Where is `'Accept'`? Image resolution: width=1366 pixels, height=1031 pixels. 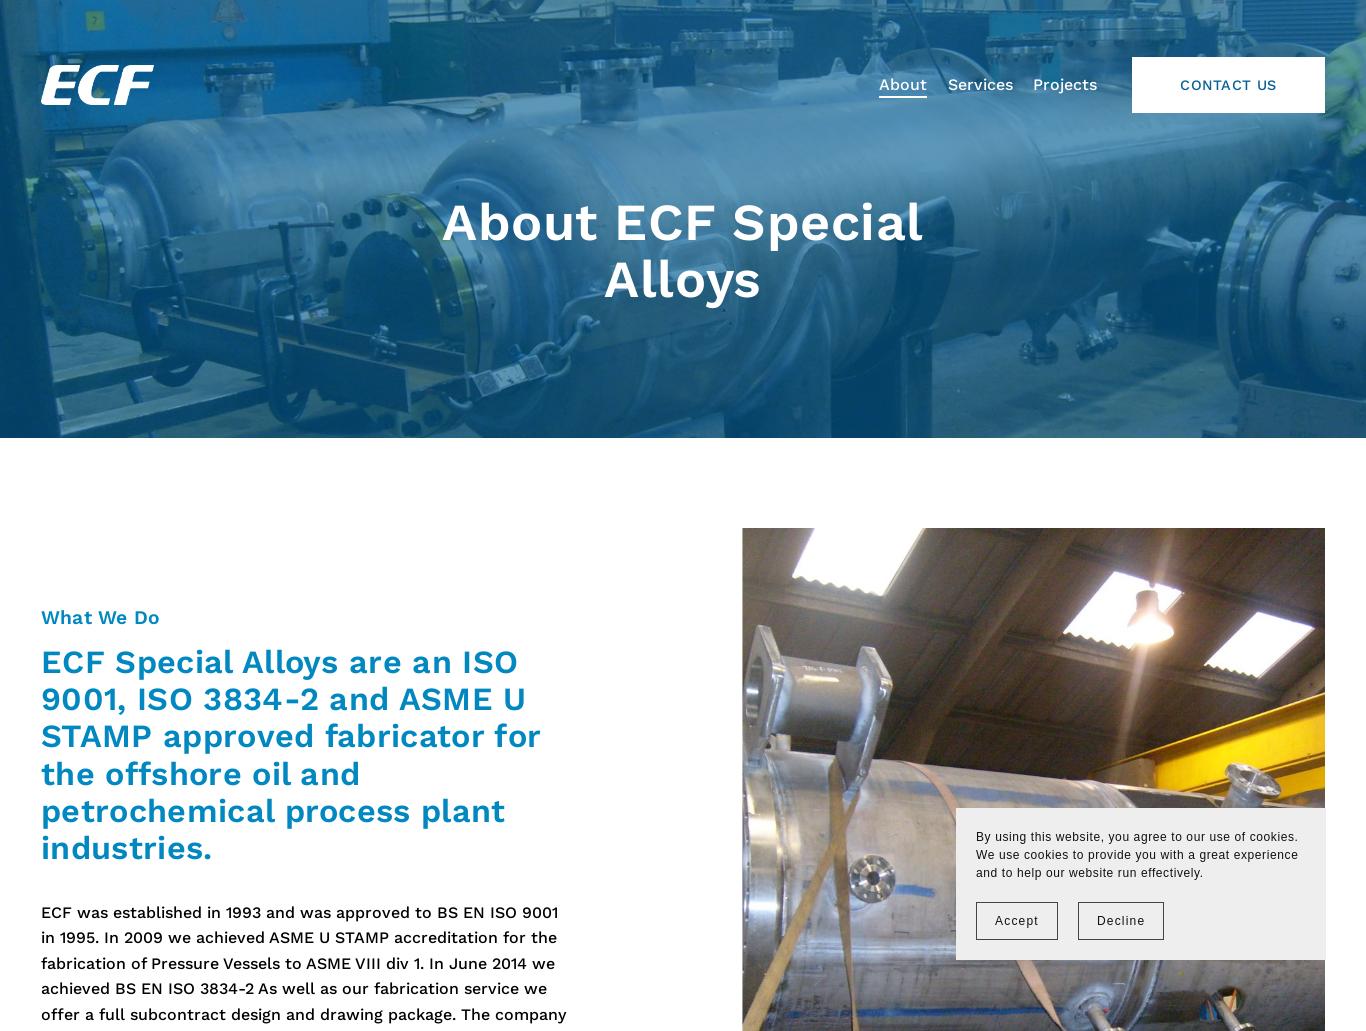
'Accept' is located at coordinates (1016, 920).